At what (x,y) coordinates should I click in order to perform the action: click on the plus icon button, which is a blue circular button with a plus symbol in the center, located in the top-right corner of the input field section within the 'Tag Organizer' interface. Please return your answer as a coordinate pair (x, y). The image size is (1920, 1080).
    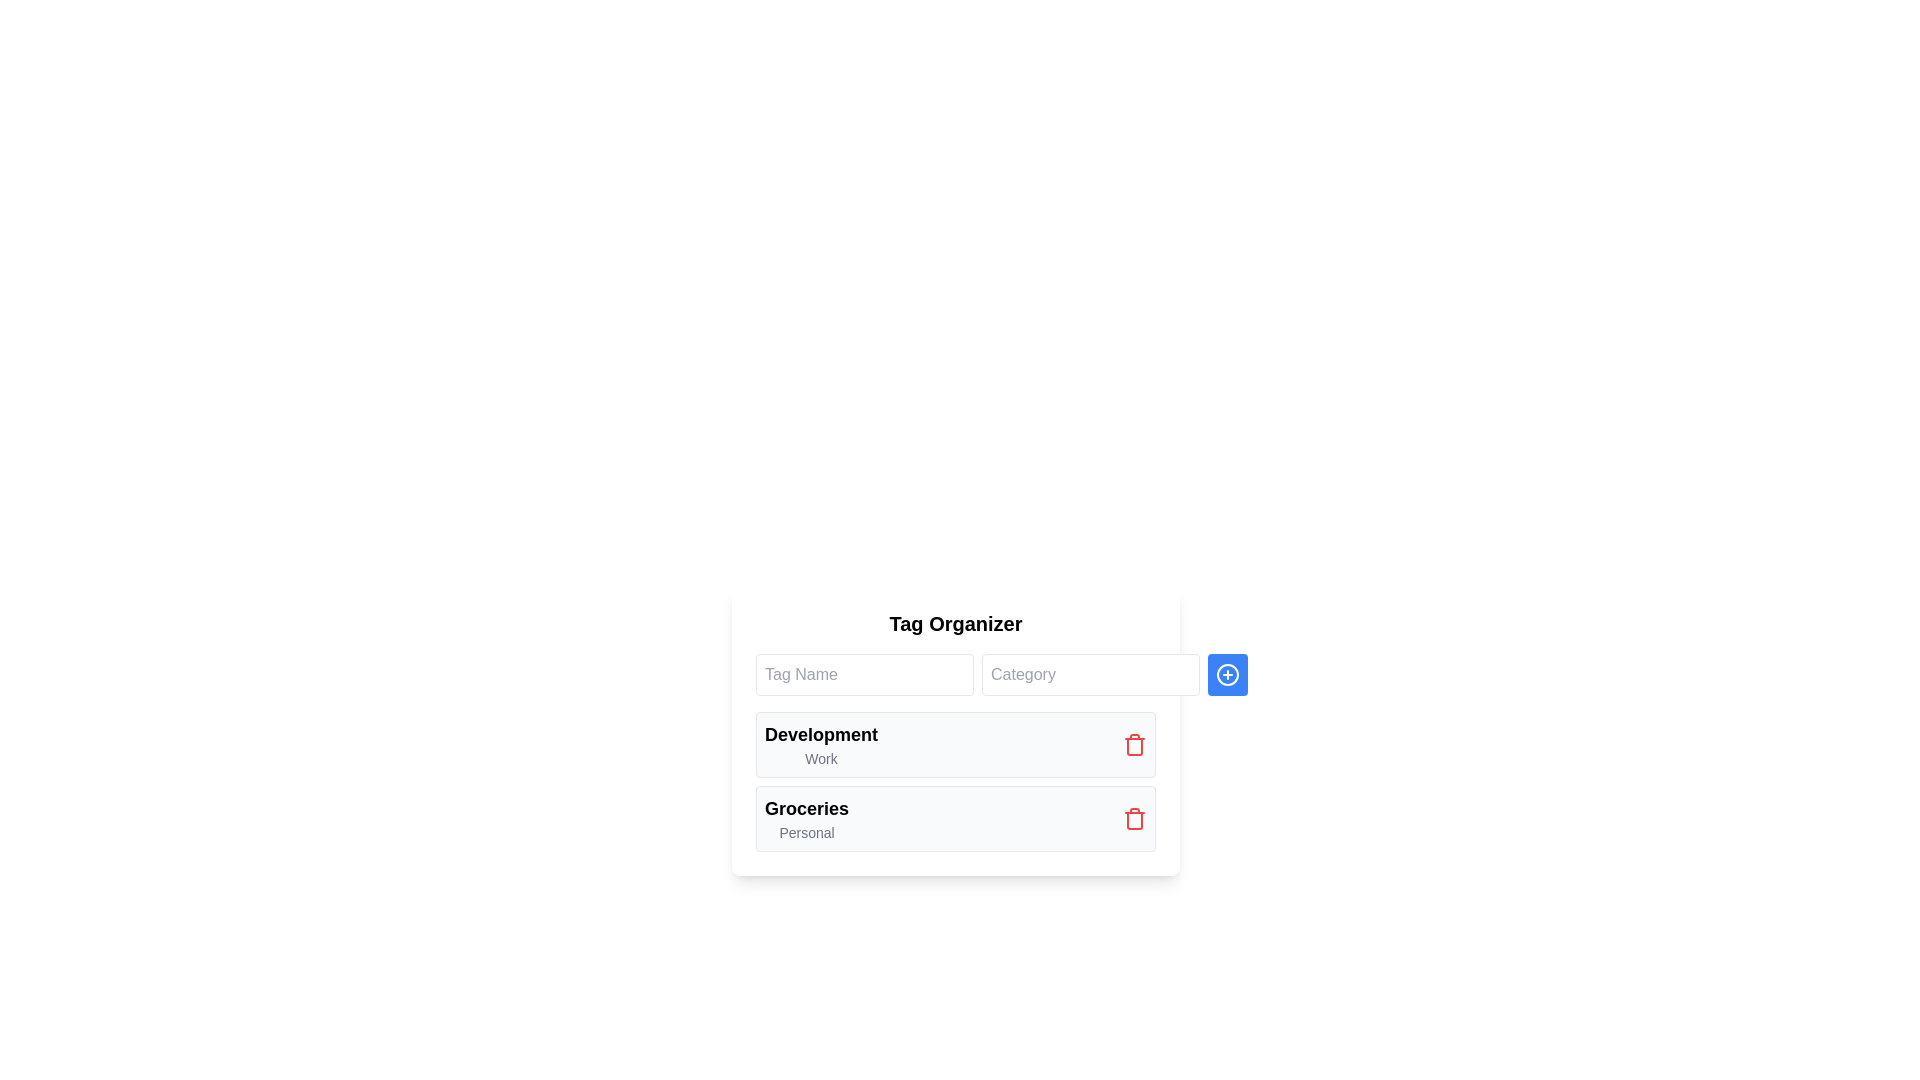
    Looking at the image, I should click on (1227, 675).